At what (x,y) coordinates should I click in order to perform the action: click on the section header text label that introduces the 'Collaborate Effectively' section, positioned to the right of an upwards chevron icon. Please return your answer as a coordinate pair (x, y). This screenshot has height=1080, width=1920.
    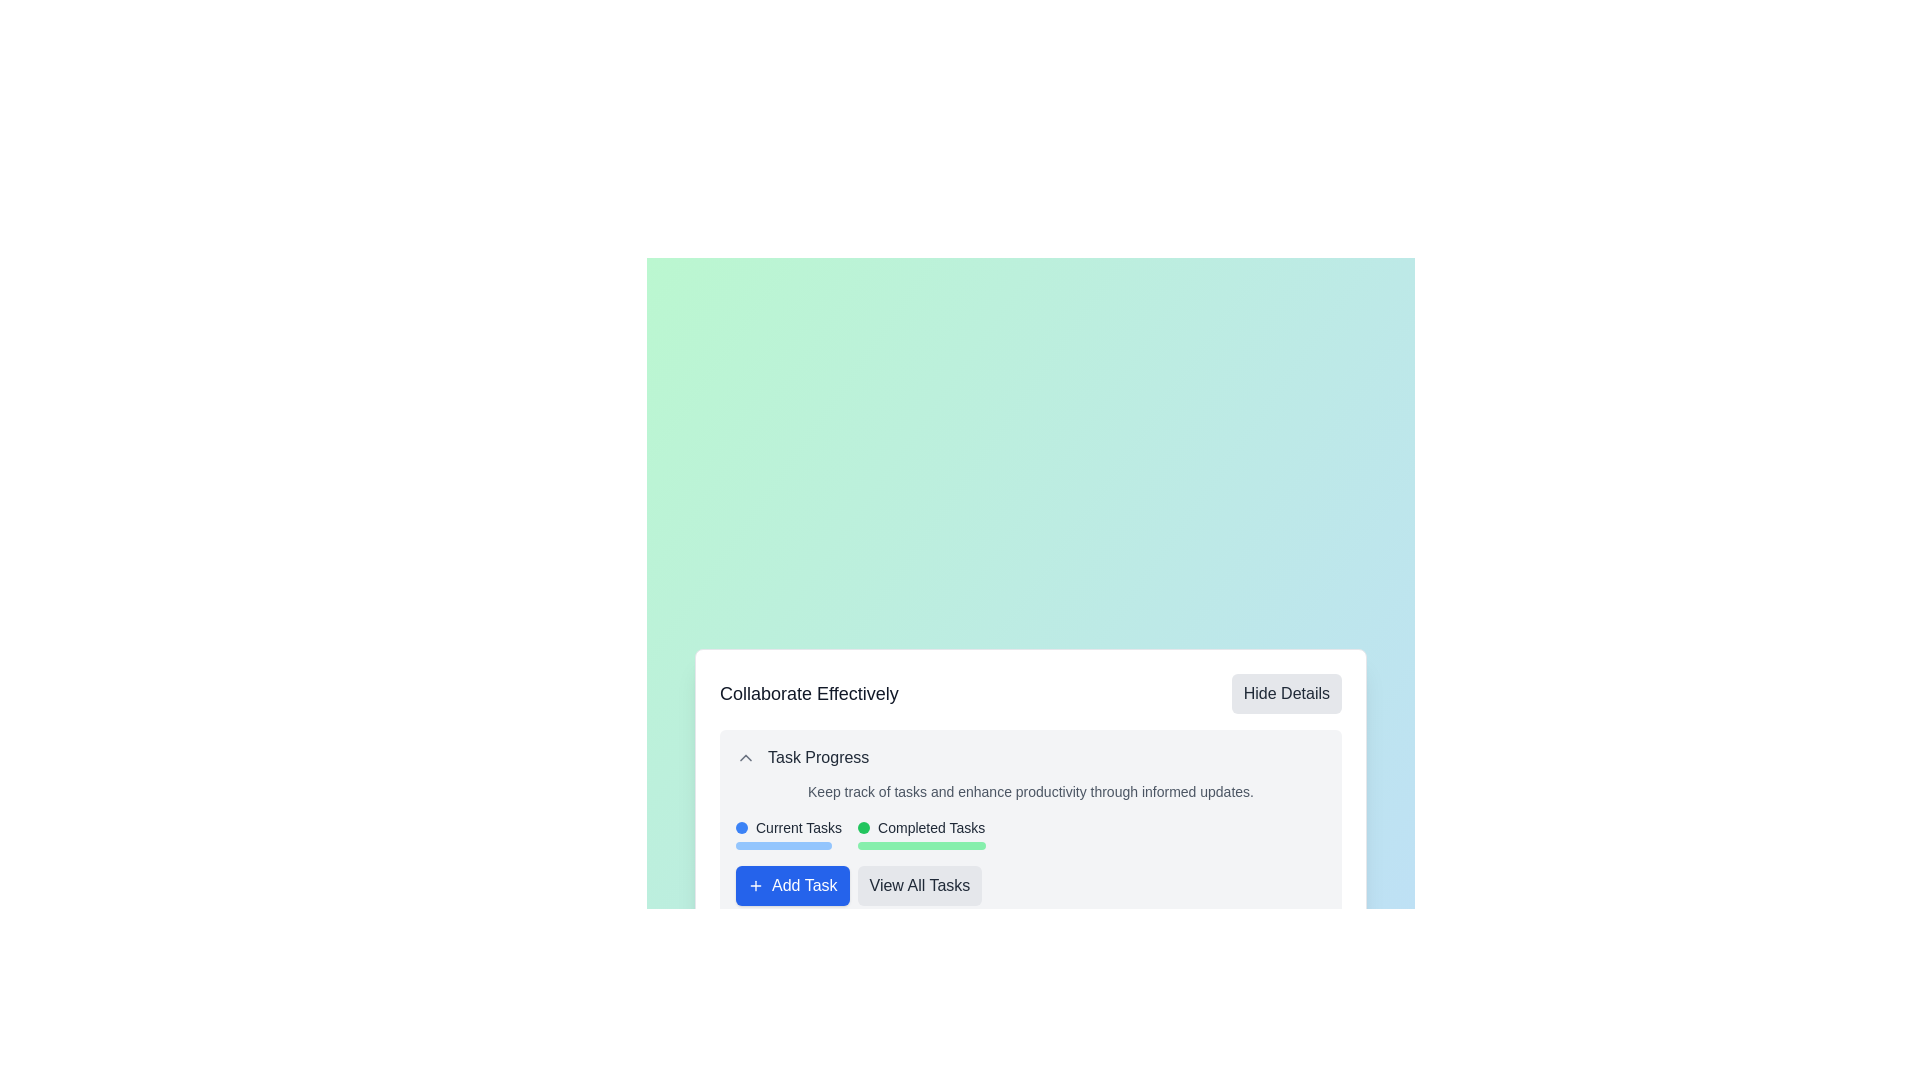
    Looking at the image, I should click on (818, 758).